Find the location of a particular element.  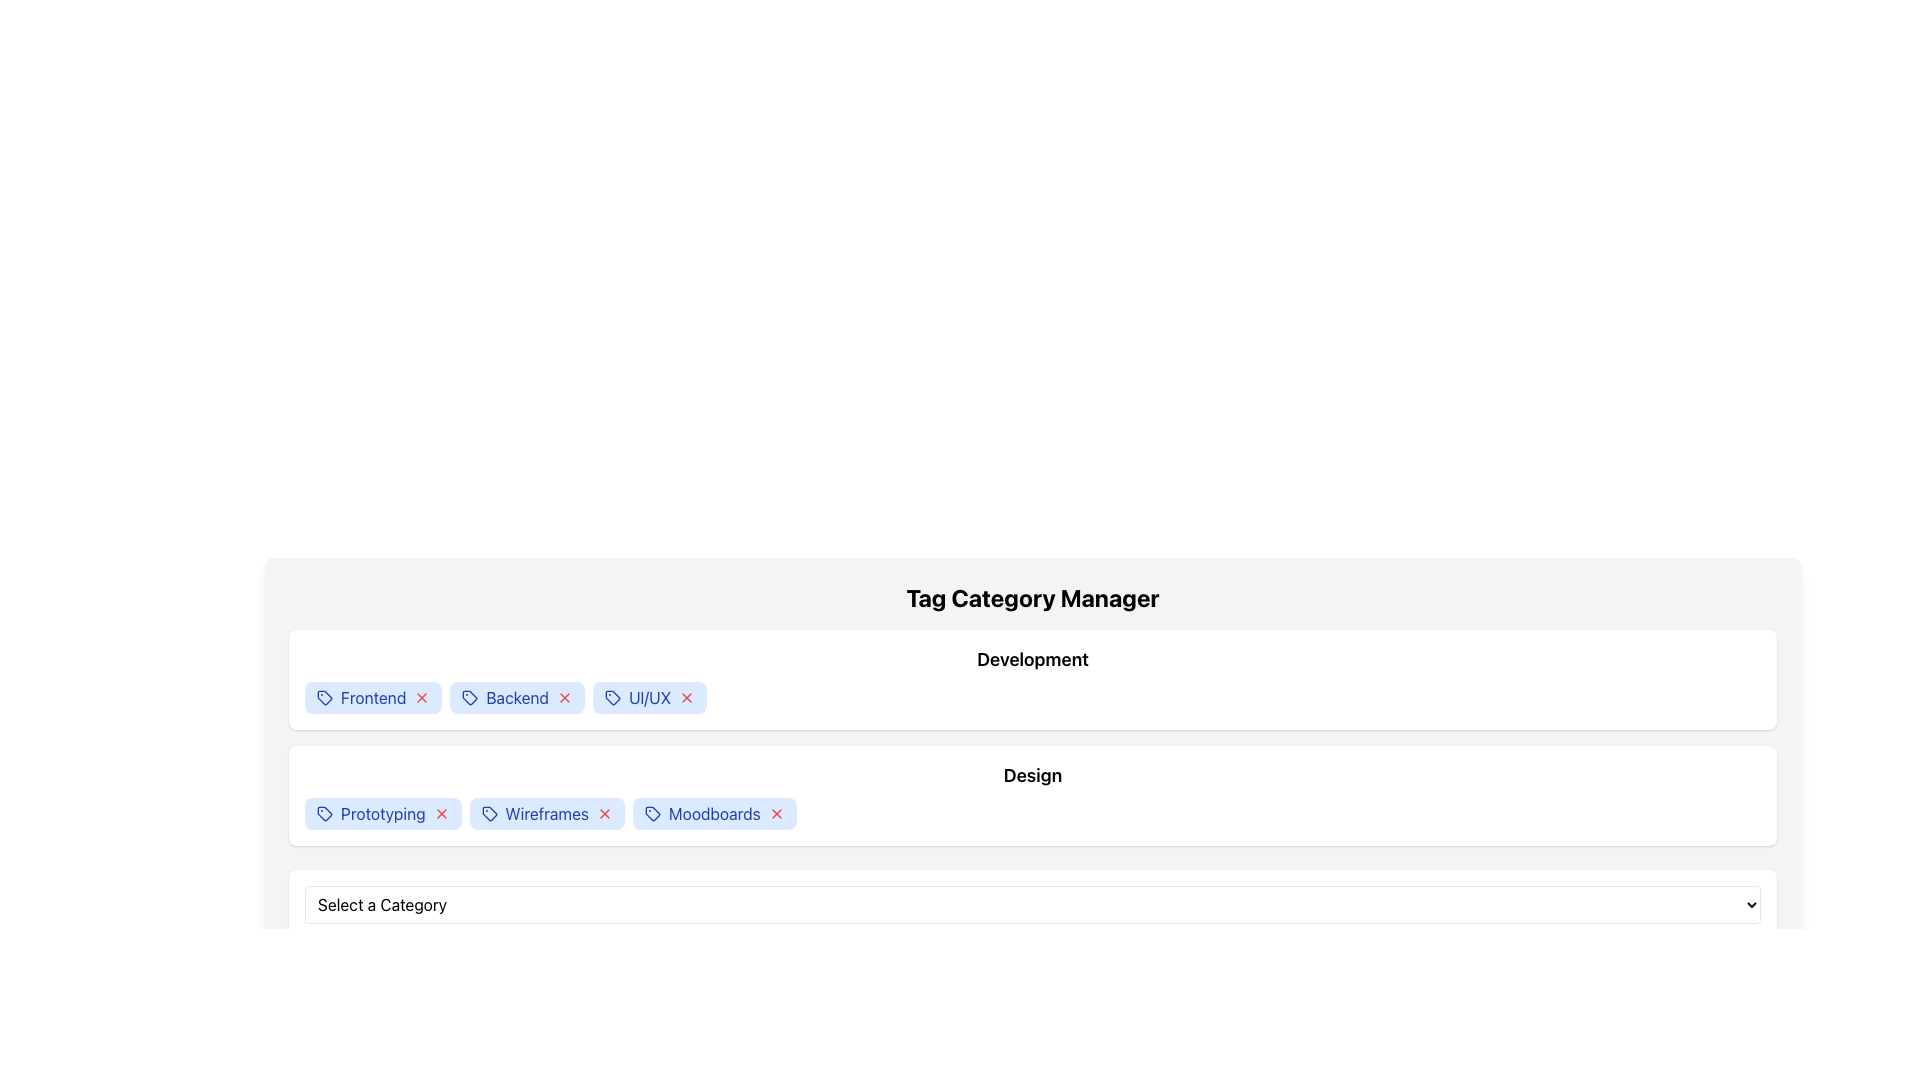

the small red 'X' icon button located at the right end of the 'Wireframes' tag in the second row of tags under the 'Design' category is located at coordinates (603, 813).